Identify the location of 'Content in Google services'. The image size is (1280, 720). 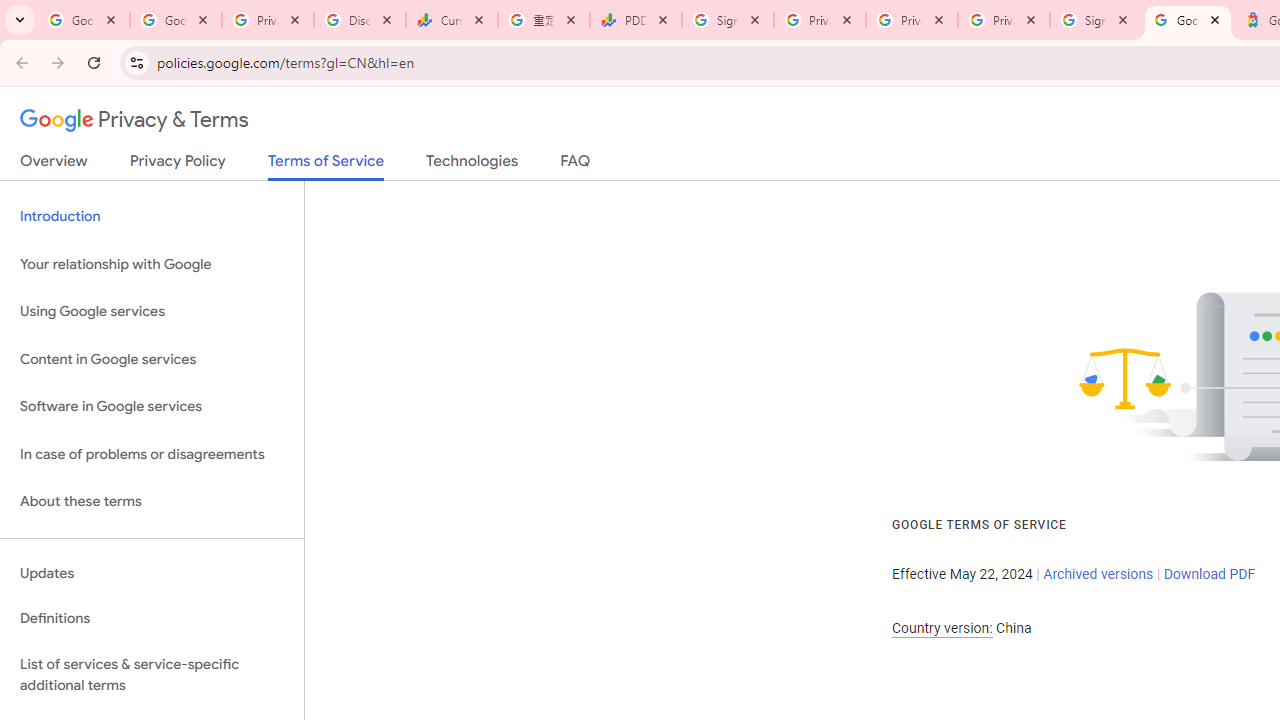
(151, 358).